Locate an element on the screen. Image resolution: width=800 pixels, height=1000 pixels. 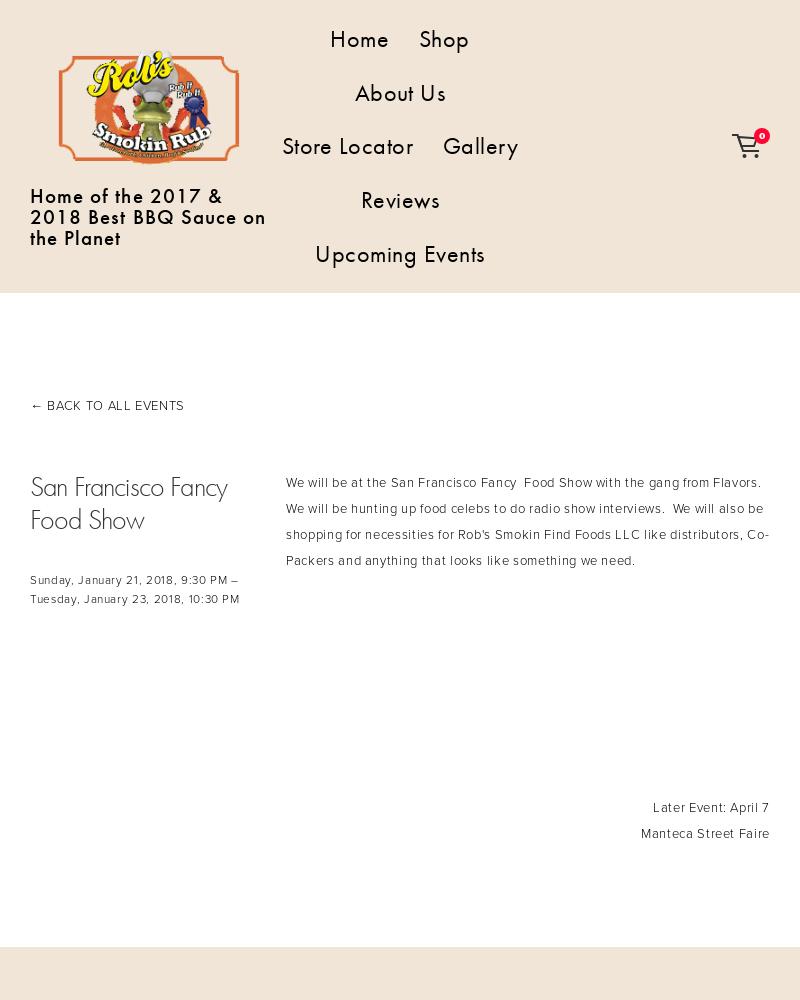
'San Francisco Fancy Food Show' is located at coordinates (127, 502).